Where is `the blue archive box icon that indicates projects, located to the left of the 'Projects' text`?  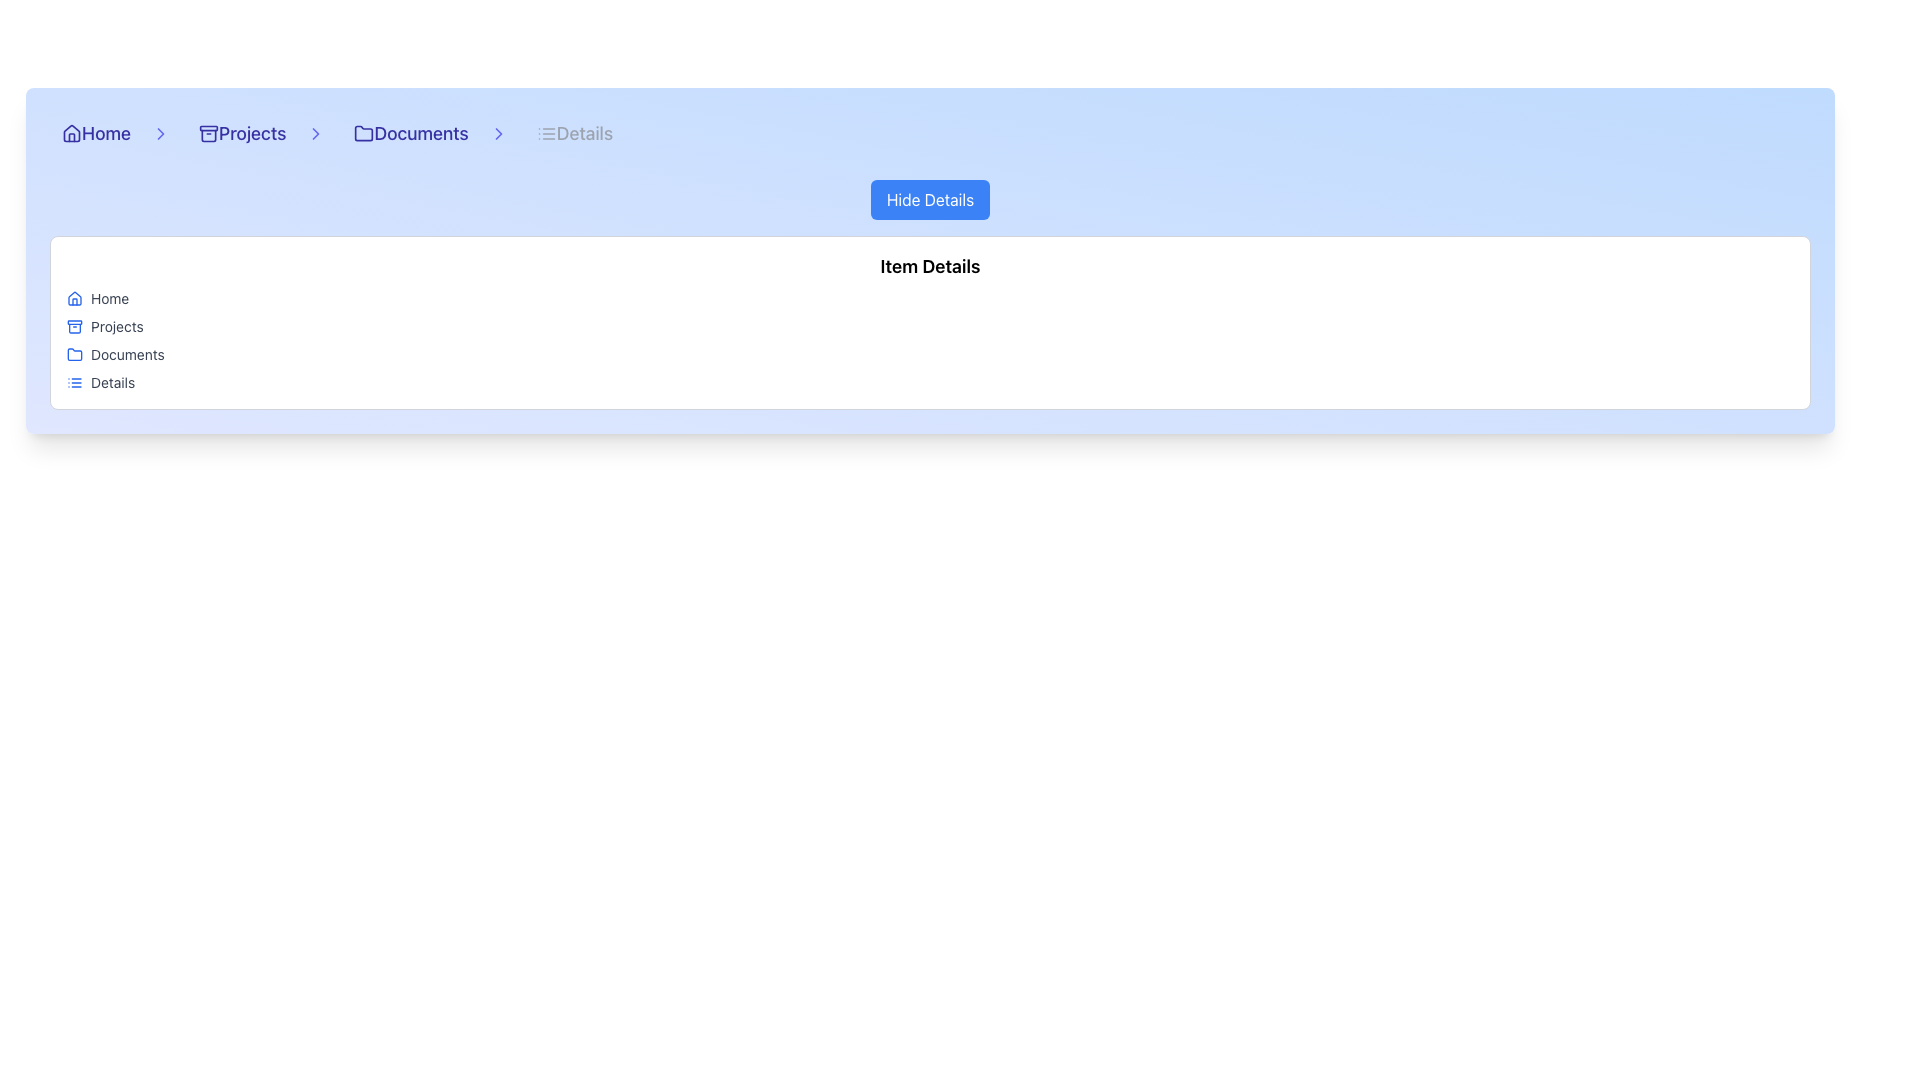
the blue archive box icon that indicates projects, located to the left of the 'Projects' text is located at coordinates (75, 326).